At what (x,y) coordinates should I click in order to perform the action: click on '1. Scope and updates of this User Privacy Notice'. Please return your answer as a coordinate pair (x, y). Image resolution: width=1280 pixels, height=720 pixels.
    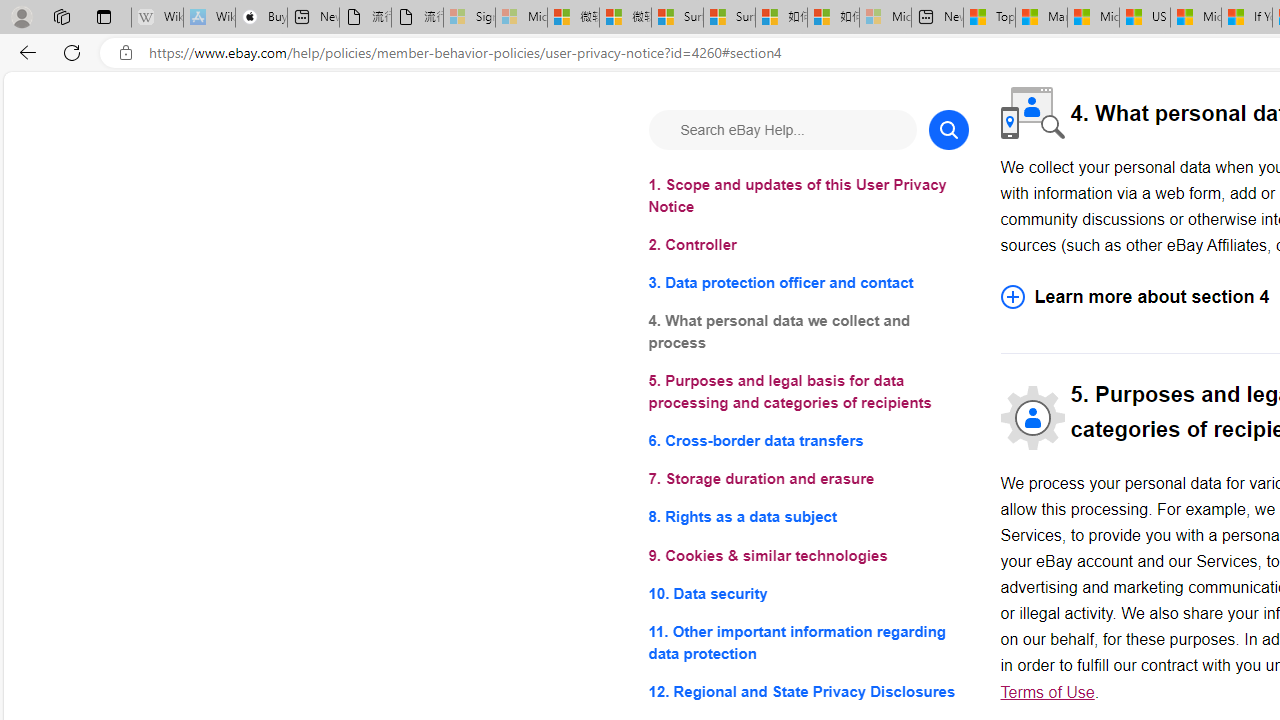
    Looking at the image, I should click on (808, 196).